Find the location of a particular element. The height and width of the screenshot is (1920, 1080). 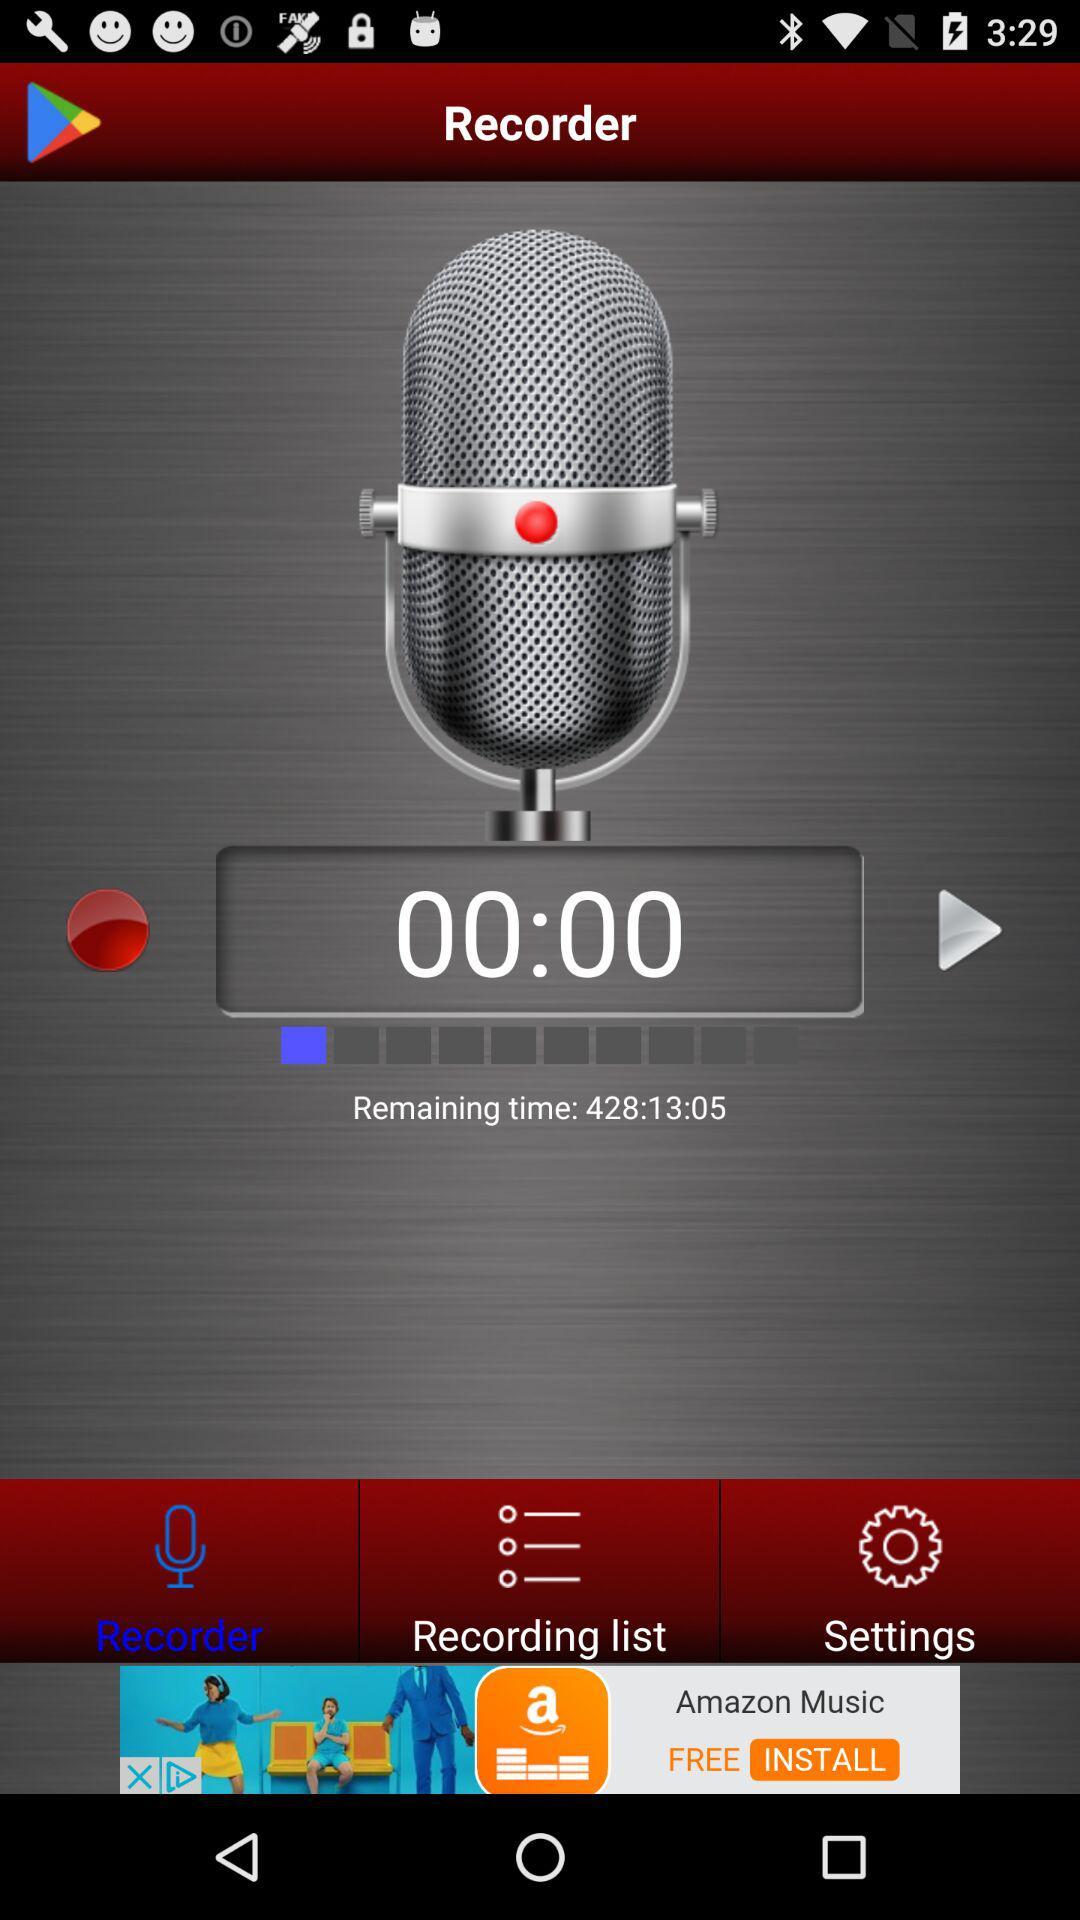

switch autoplay option is located at coordinates (61, 121).